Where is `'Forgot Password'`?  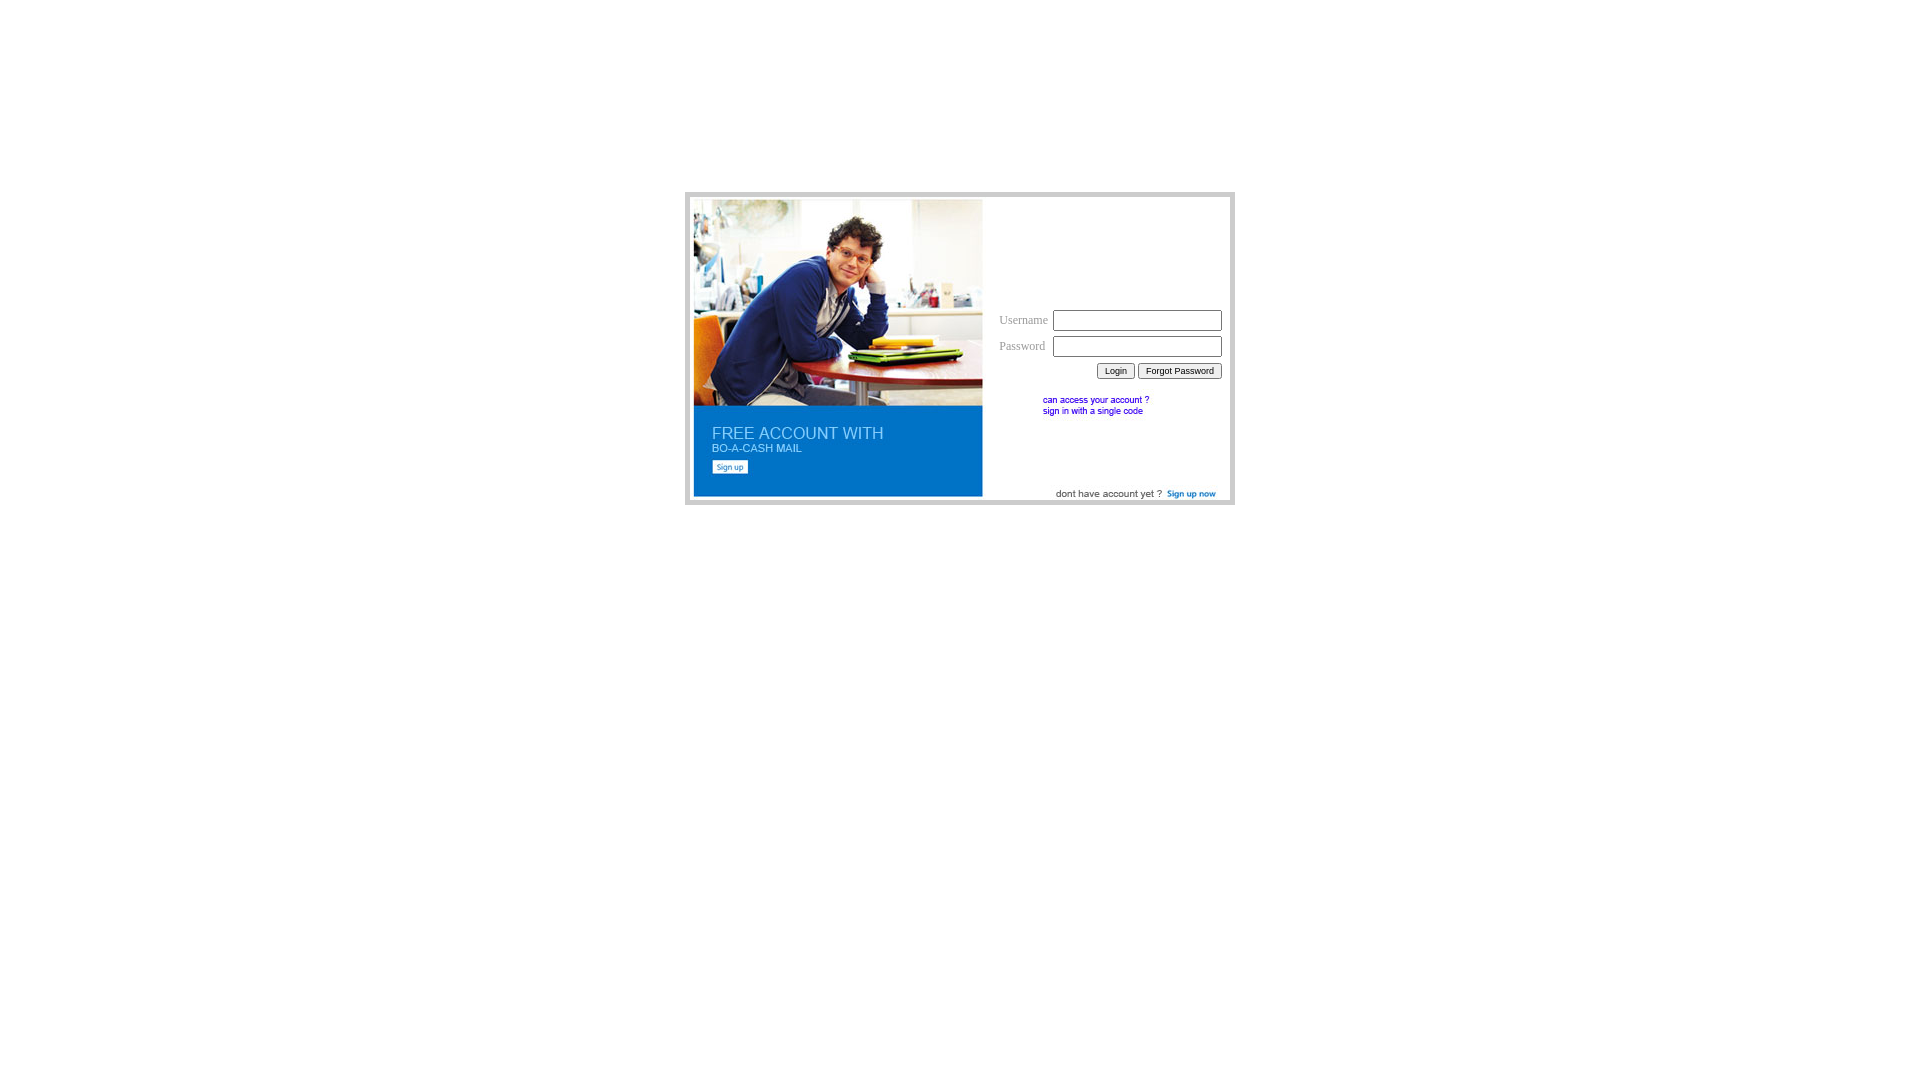 'Forgot Password' is located at coordinates (1180, 370).